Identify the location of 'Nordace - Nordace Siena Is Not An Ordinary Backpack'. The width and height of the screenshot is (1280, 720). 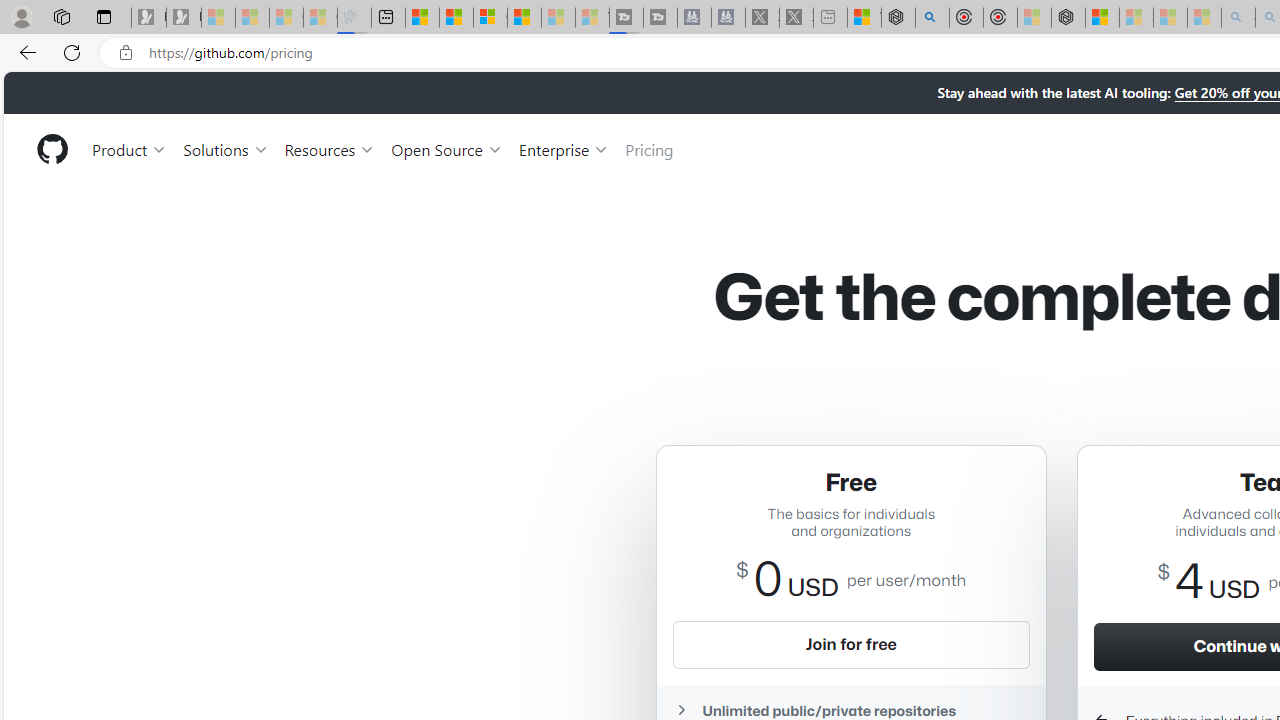
(1067, 17).